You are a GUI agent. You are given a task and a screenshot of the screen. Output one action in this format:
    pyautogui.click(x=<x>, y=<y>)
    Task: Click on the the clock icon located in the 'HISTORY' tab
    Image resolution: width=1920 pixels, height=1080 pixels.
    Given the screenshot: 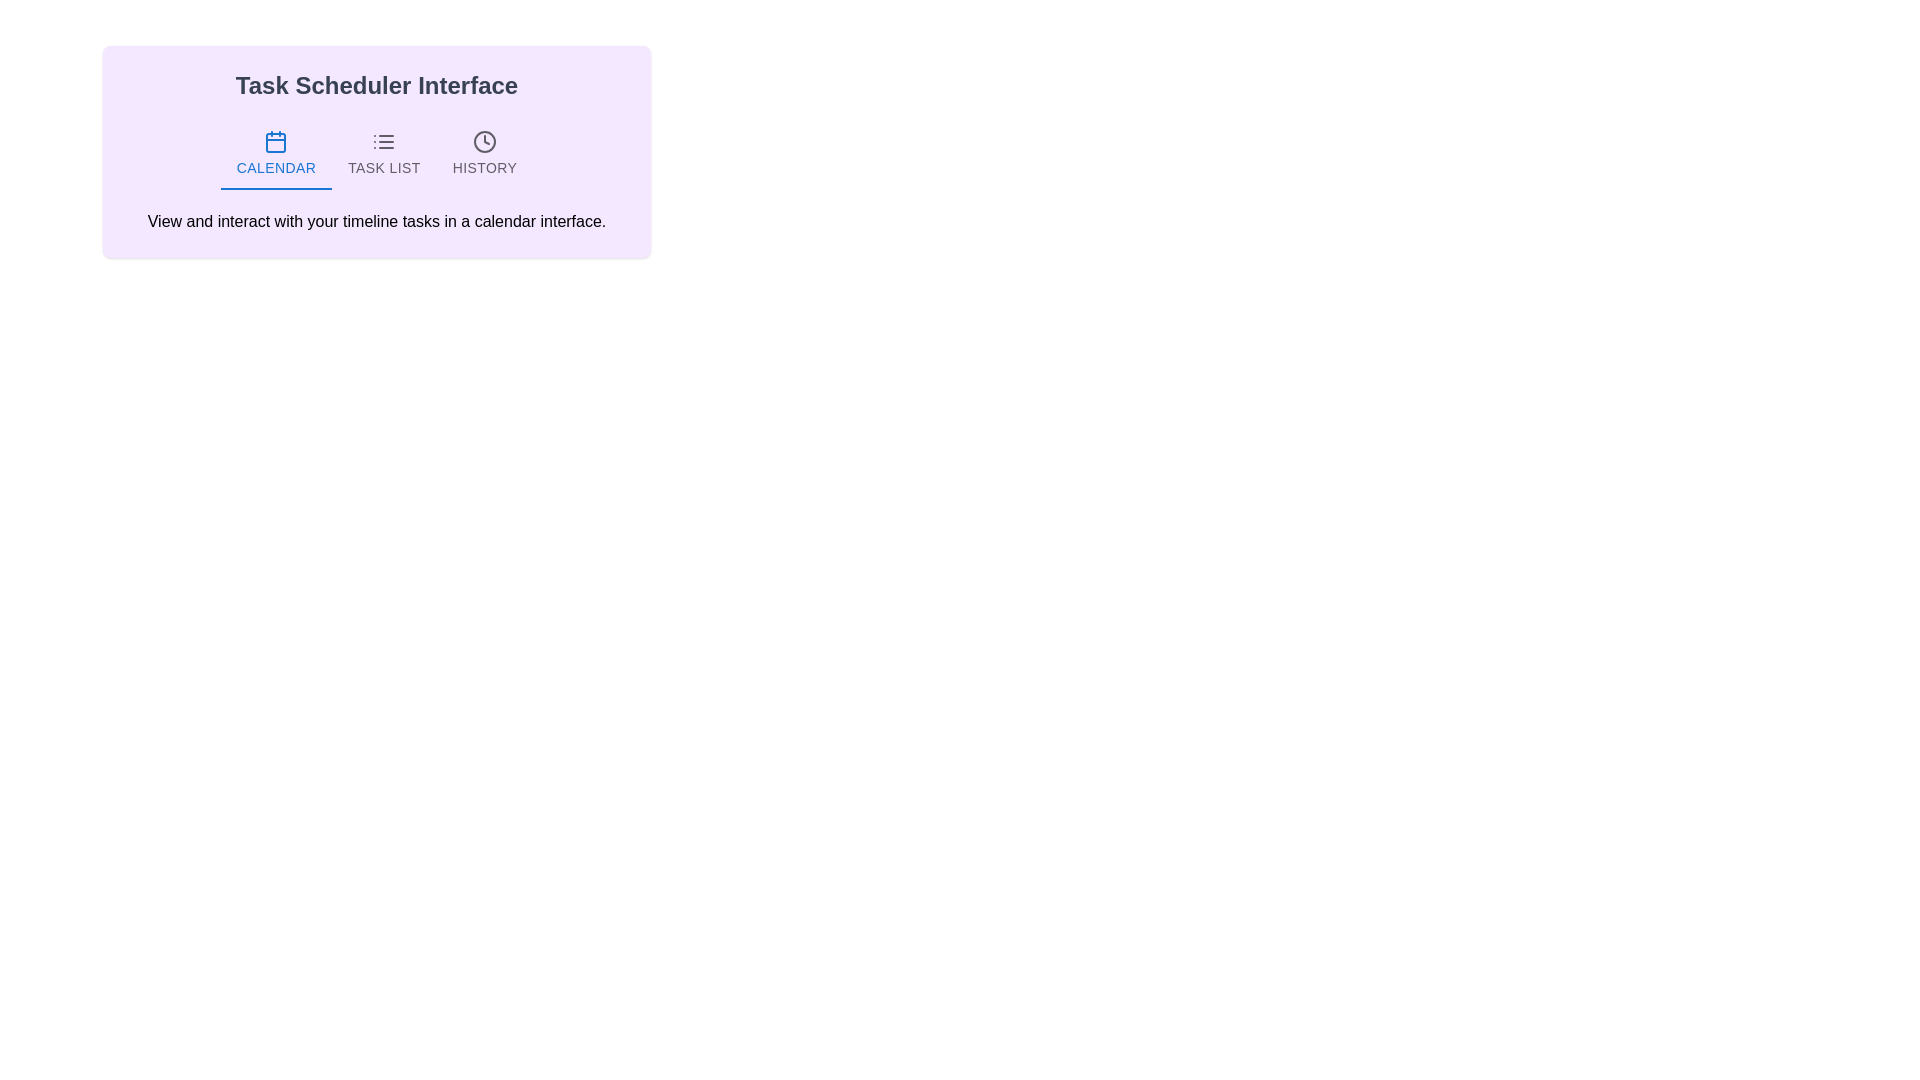 What is the action you would take?
    pyautogui.click(x=484, y=141)
    